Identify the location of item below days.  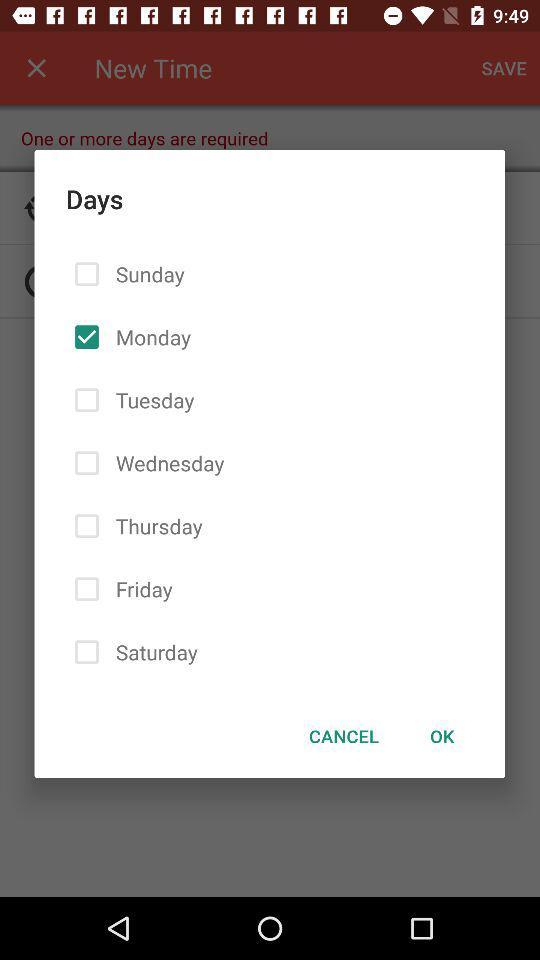
(442, 735).